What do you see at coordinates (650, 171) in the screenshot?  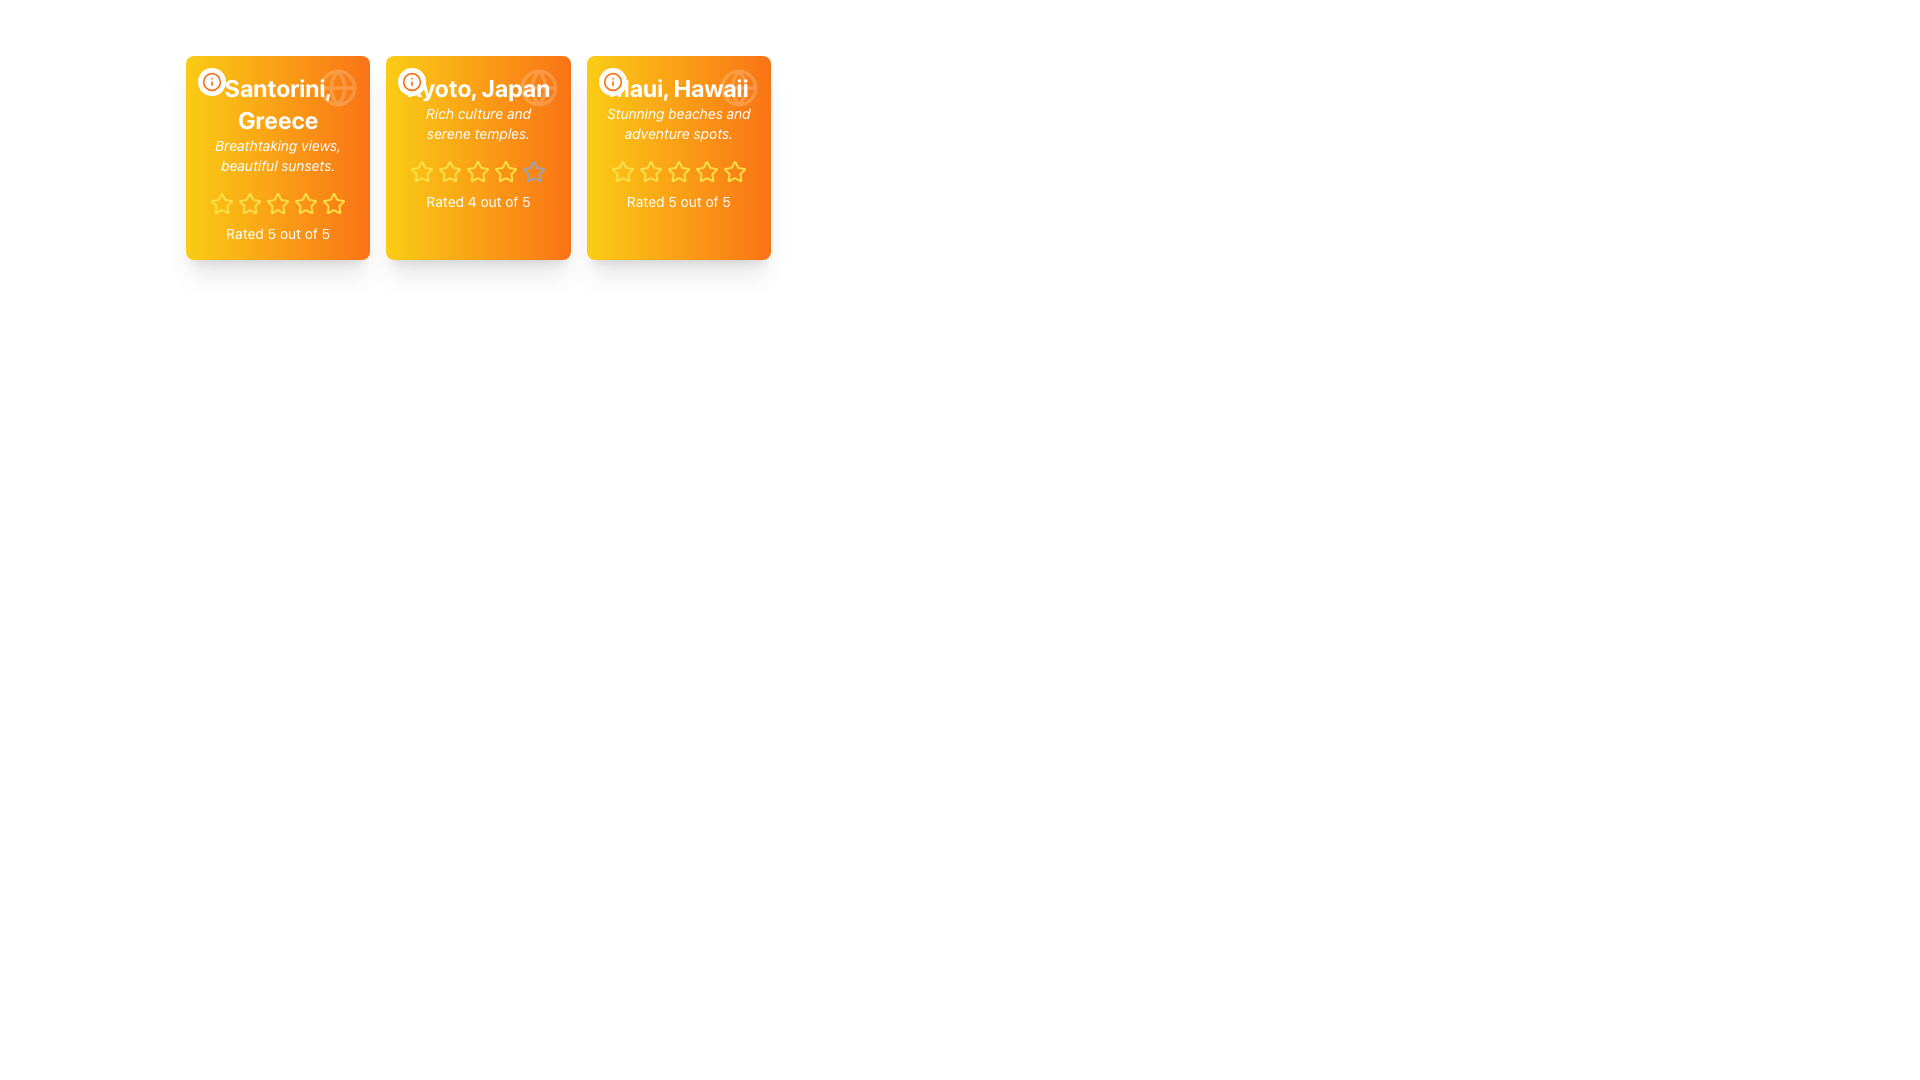 I see `the third star icon` at bounding box center [650, 171].